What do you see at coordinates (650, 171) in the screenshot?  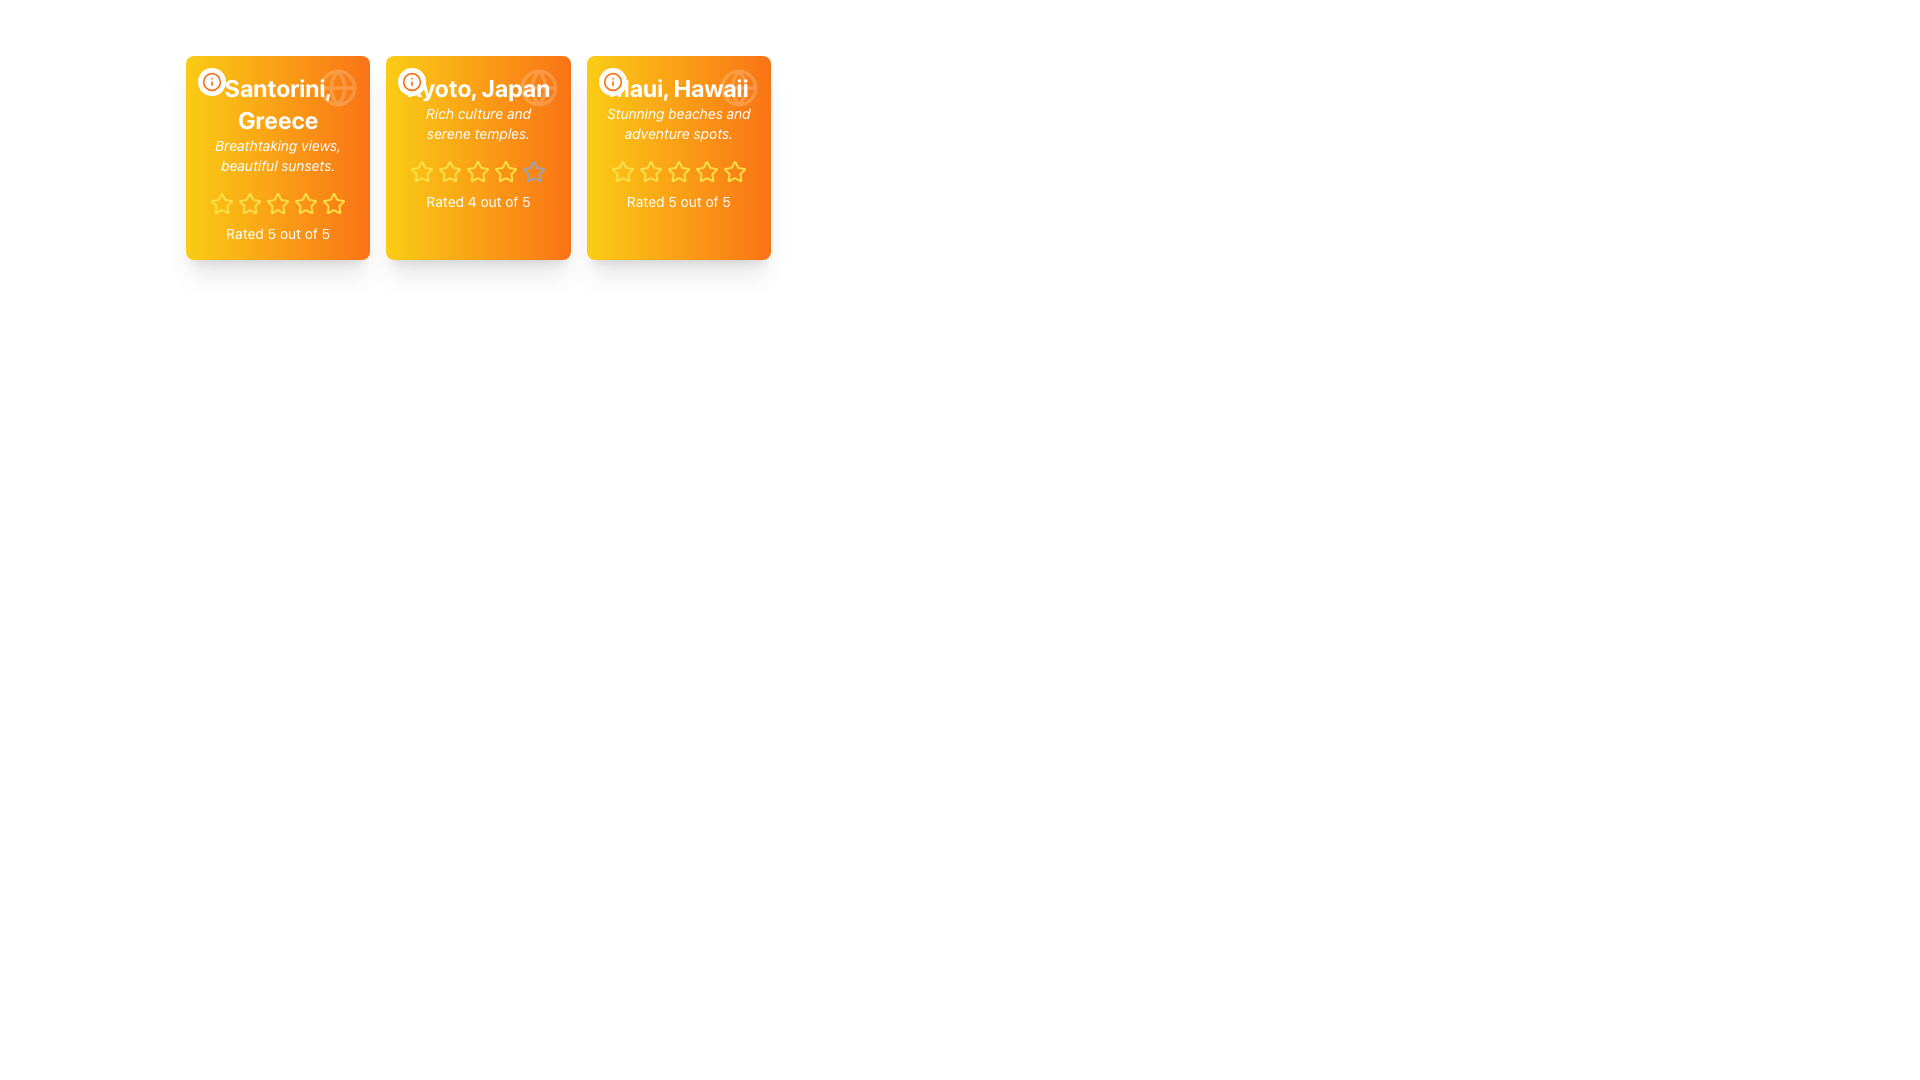 I see `the third star icon` at bounding box center [650, 171].